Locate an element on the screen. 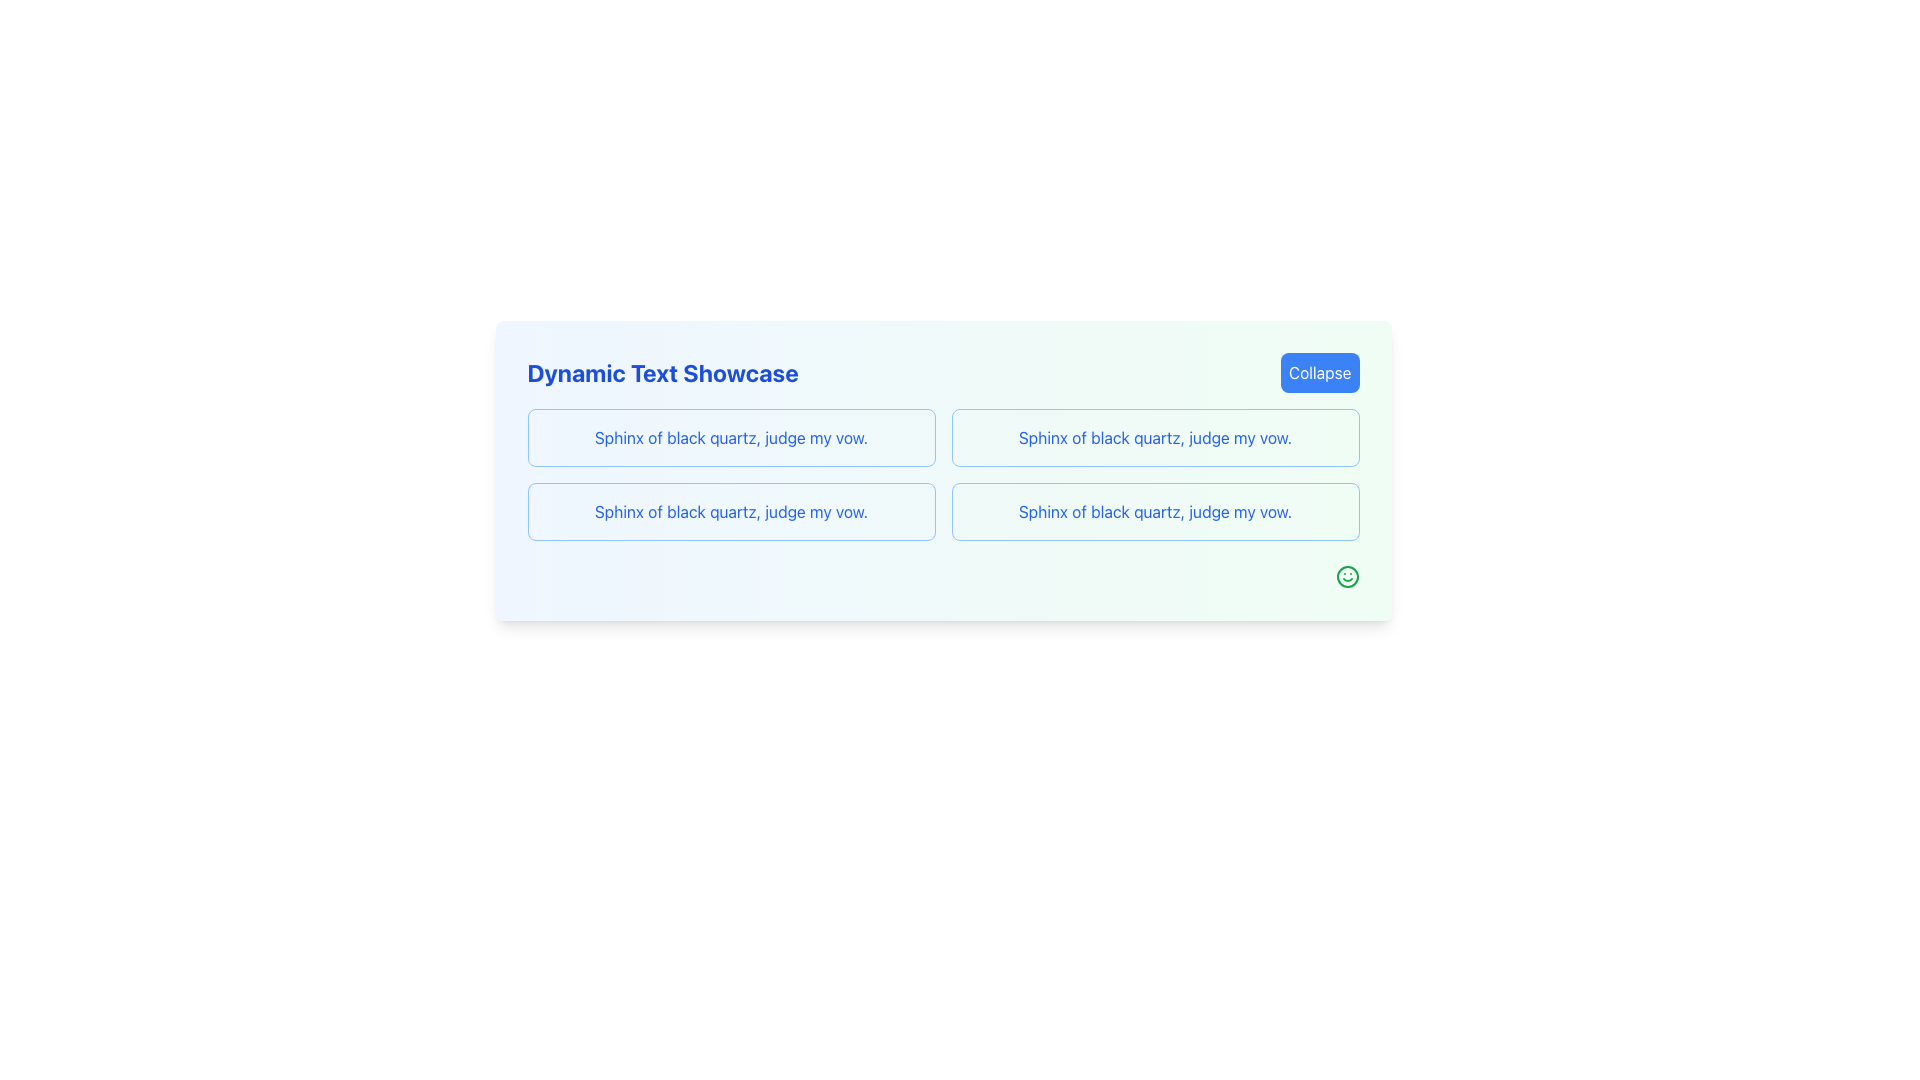  the Circle graphic that serves as the circular base of the smiley face SVG icon located in the bottom-right corner of the user interface is located at coordinates (1347, 577).